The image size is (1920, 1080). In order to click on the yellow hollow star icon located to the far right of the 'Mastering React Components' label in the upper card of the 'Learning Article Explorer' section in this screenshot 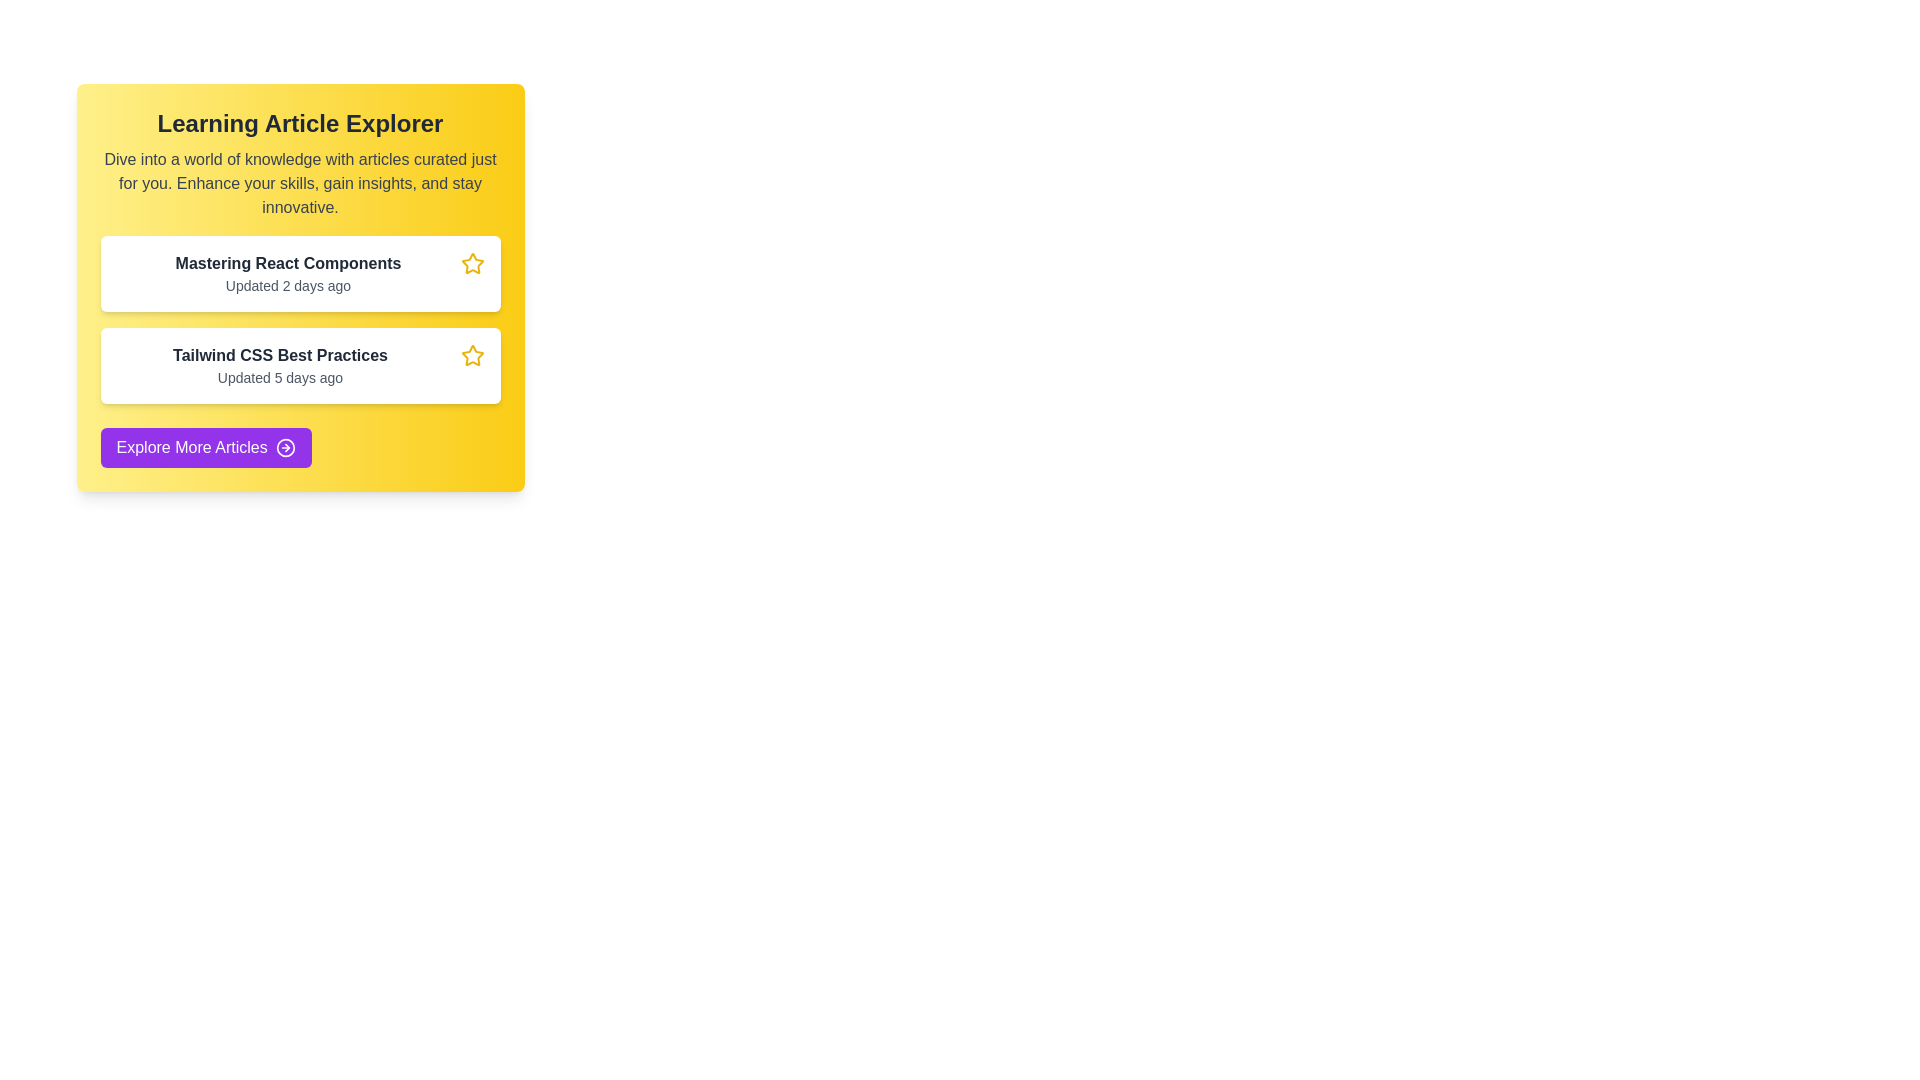, I will do `click(471, 262)`.